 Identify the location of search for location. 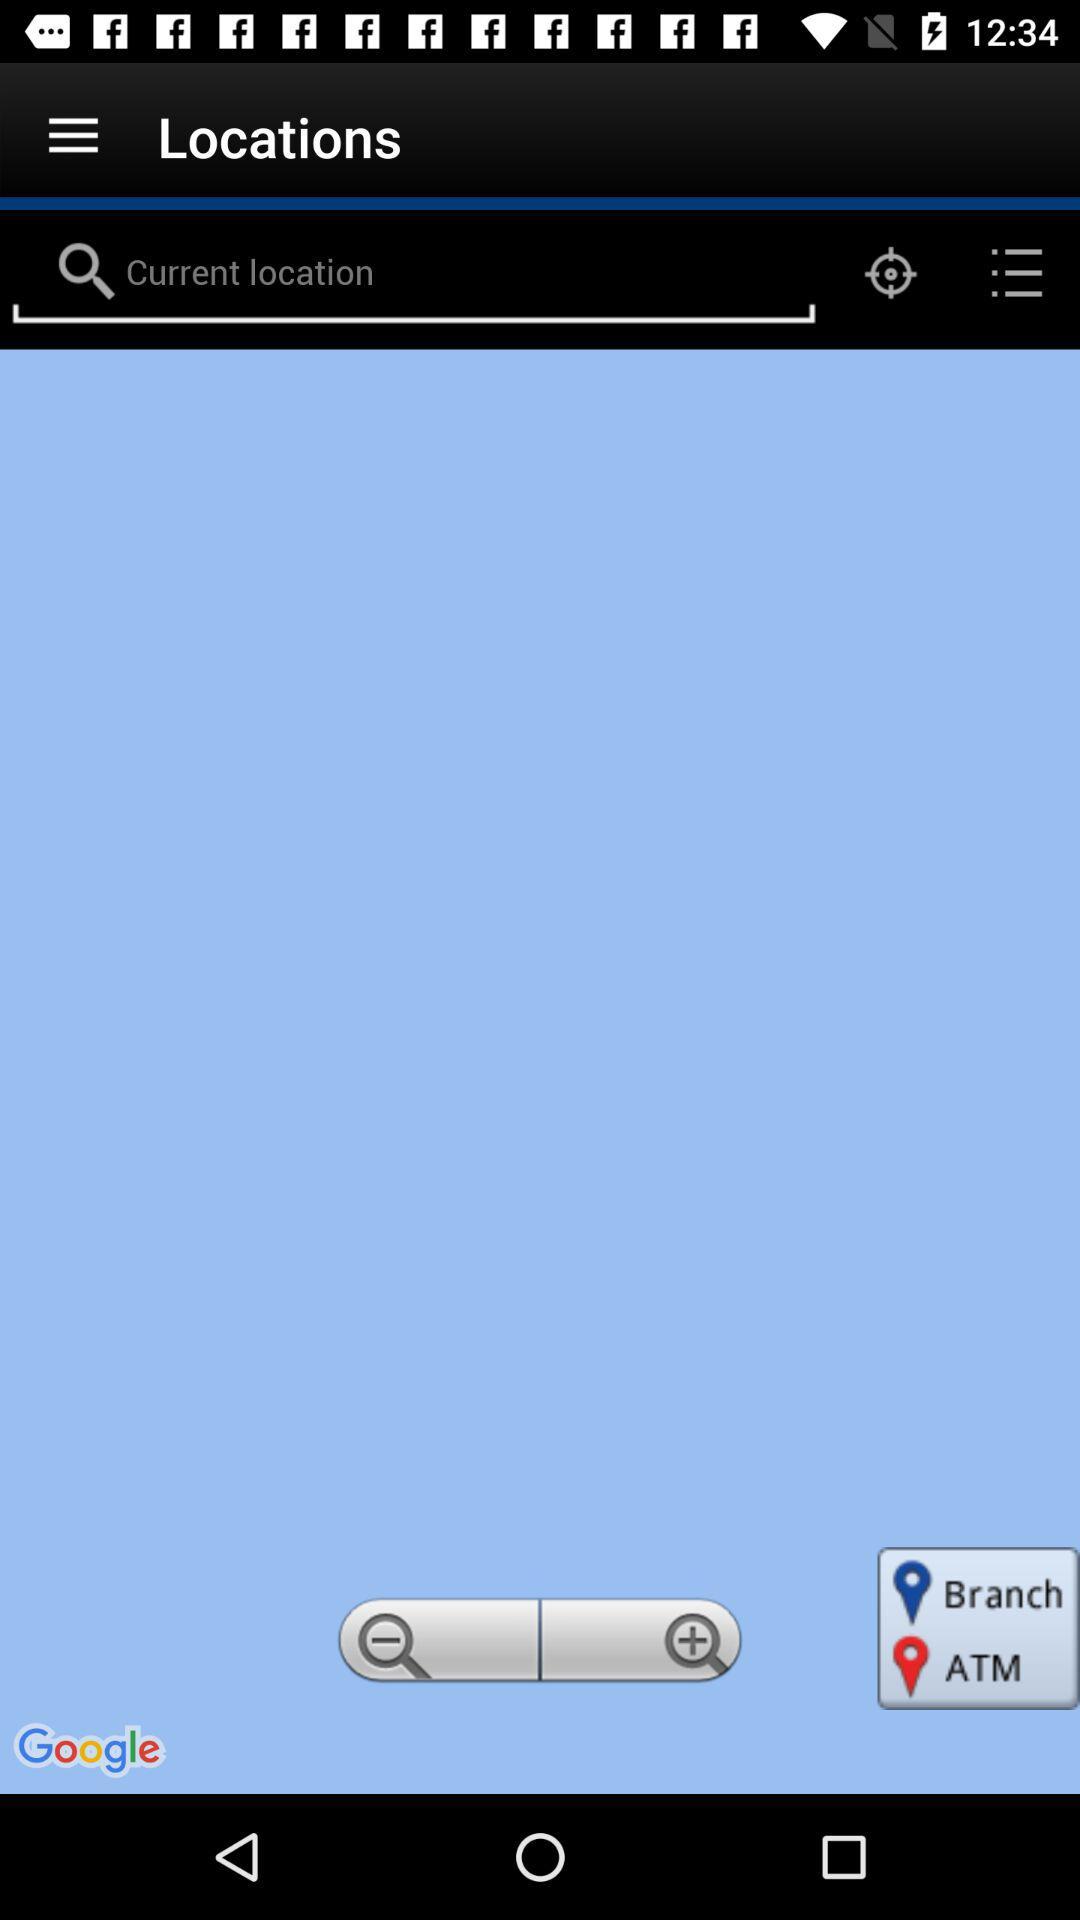
(412, 272).